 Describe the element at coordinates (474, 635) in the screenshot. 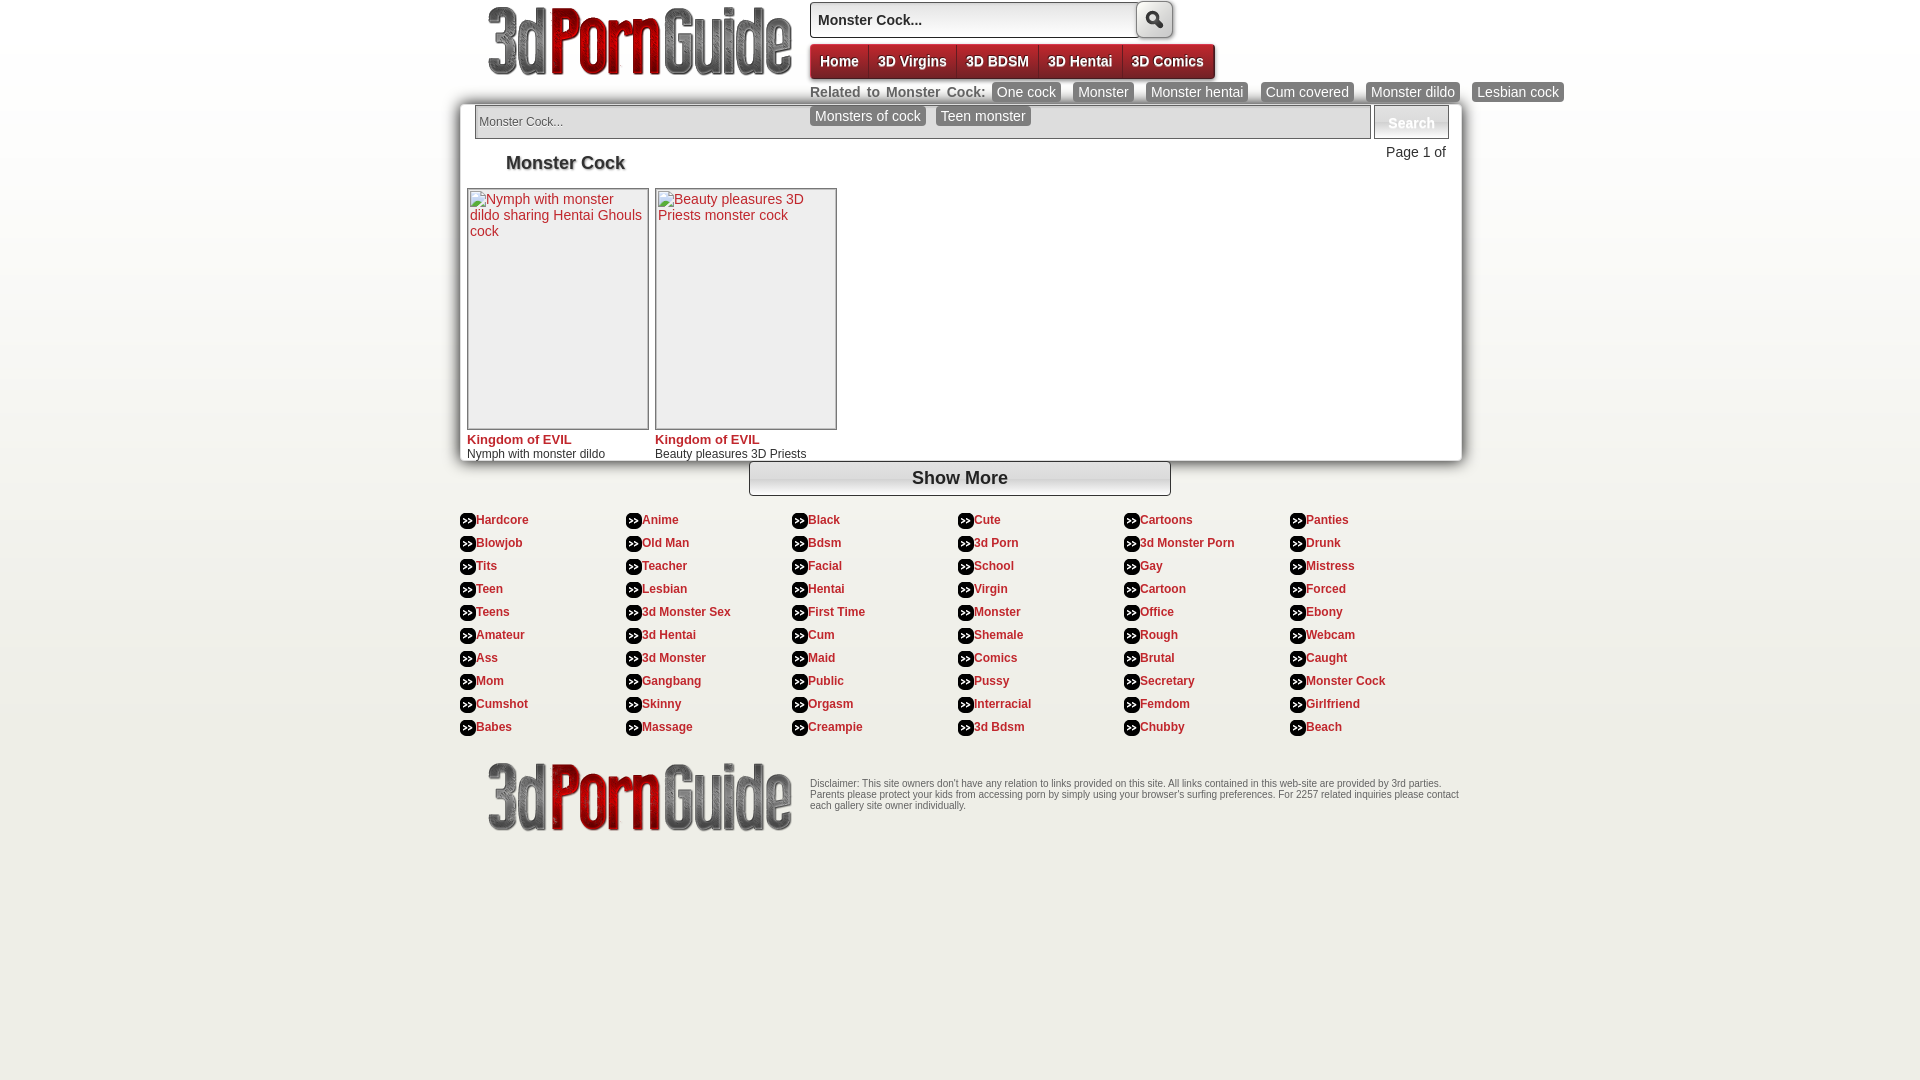

I see `'Amateur'` at that location.